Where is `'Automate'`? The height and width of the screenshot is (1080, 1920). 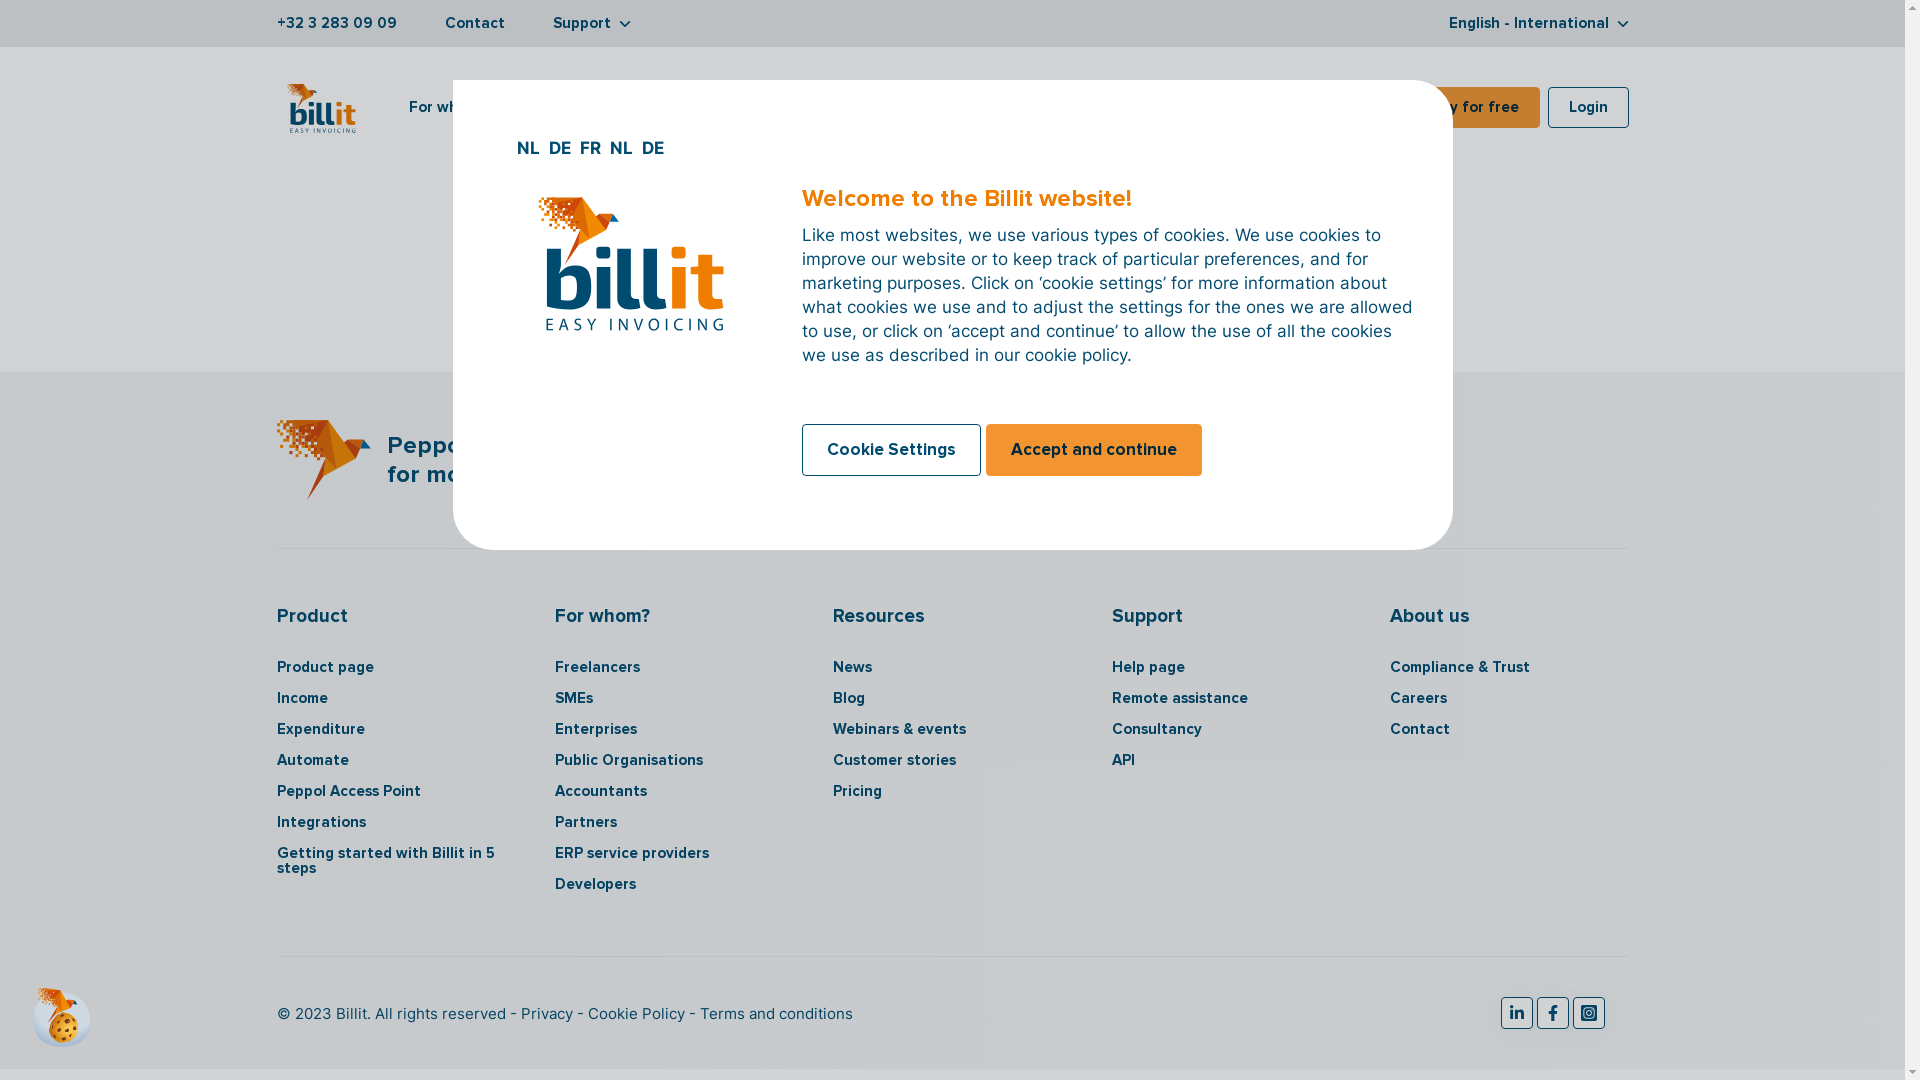
'Automate' is located at coordinates (394, 760).